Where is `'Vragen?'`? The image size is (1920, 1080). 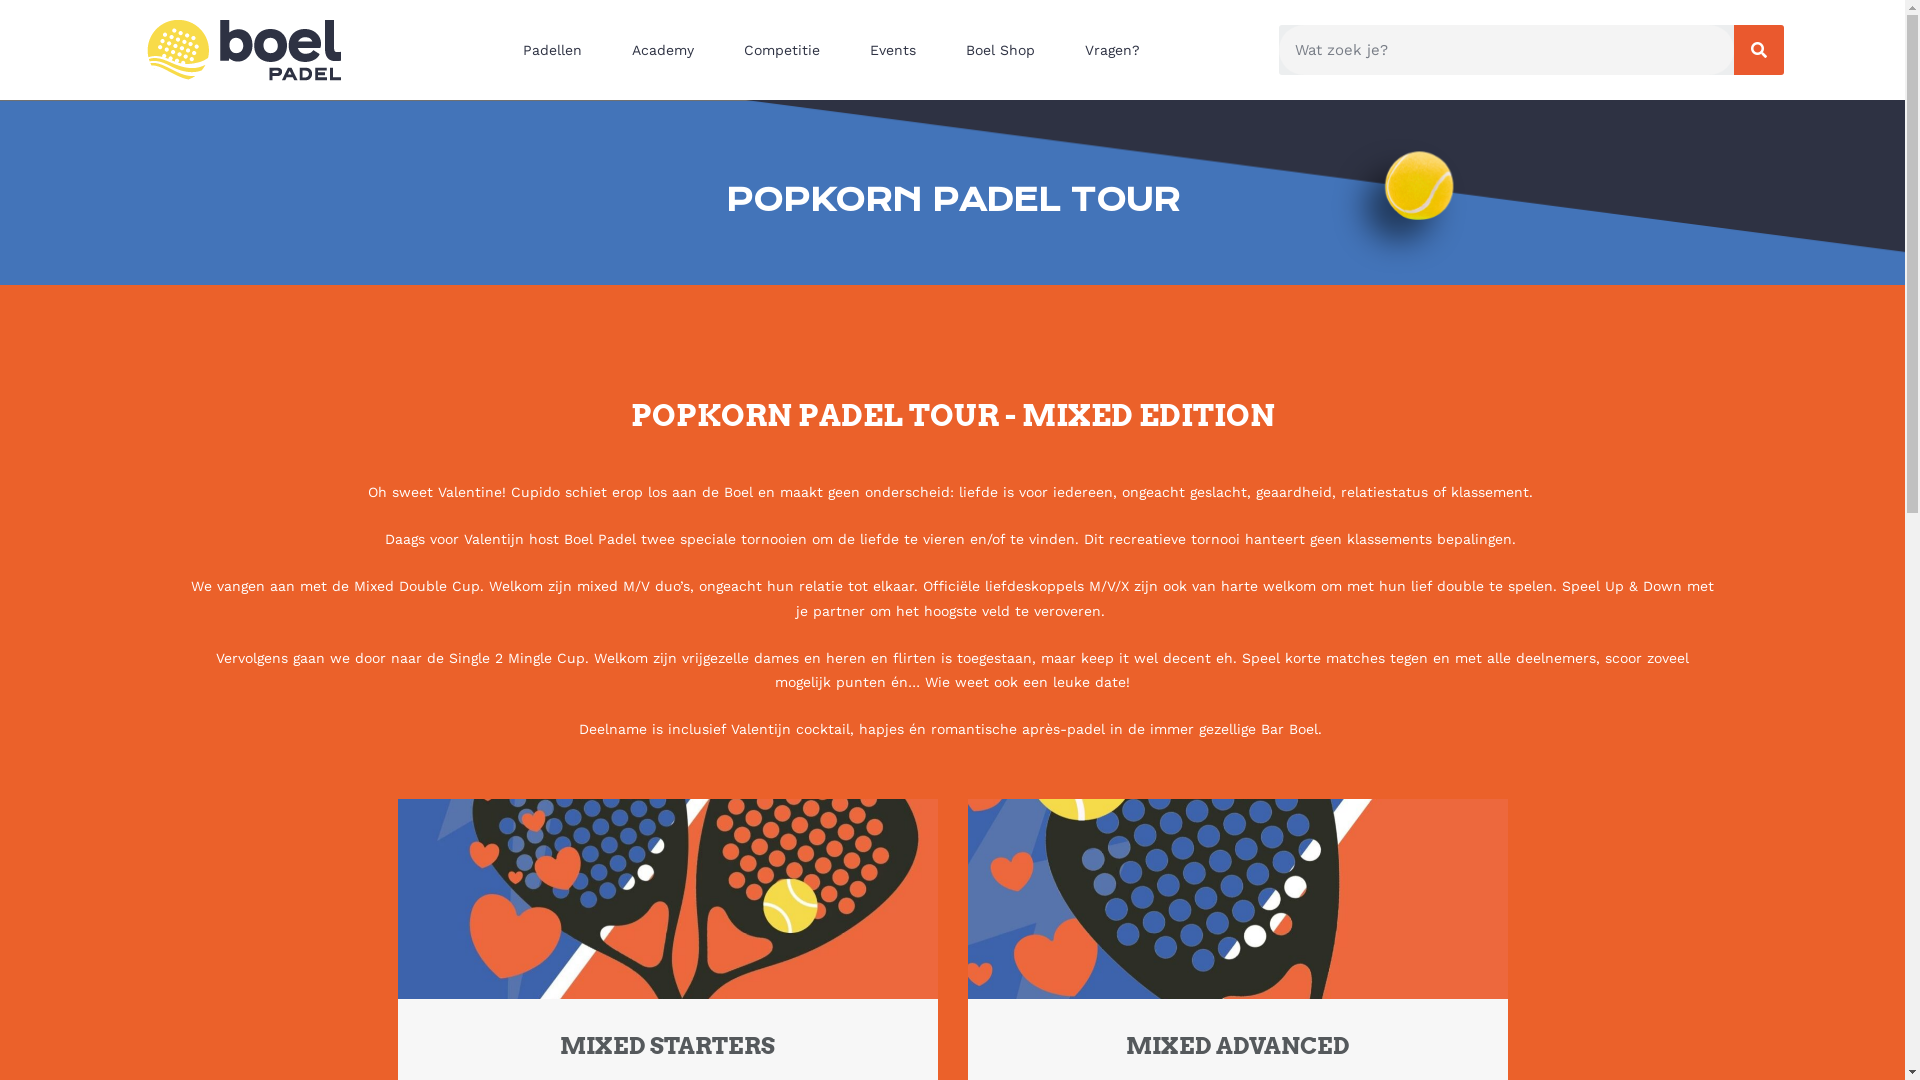 'Vragen?' is located at coordinates (1116, 49).